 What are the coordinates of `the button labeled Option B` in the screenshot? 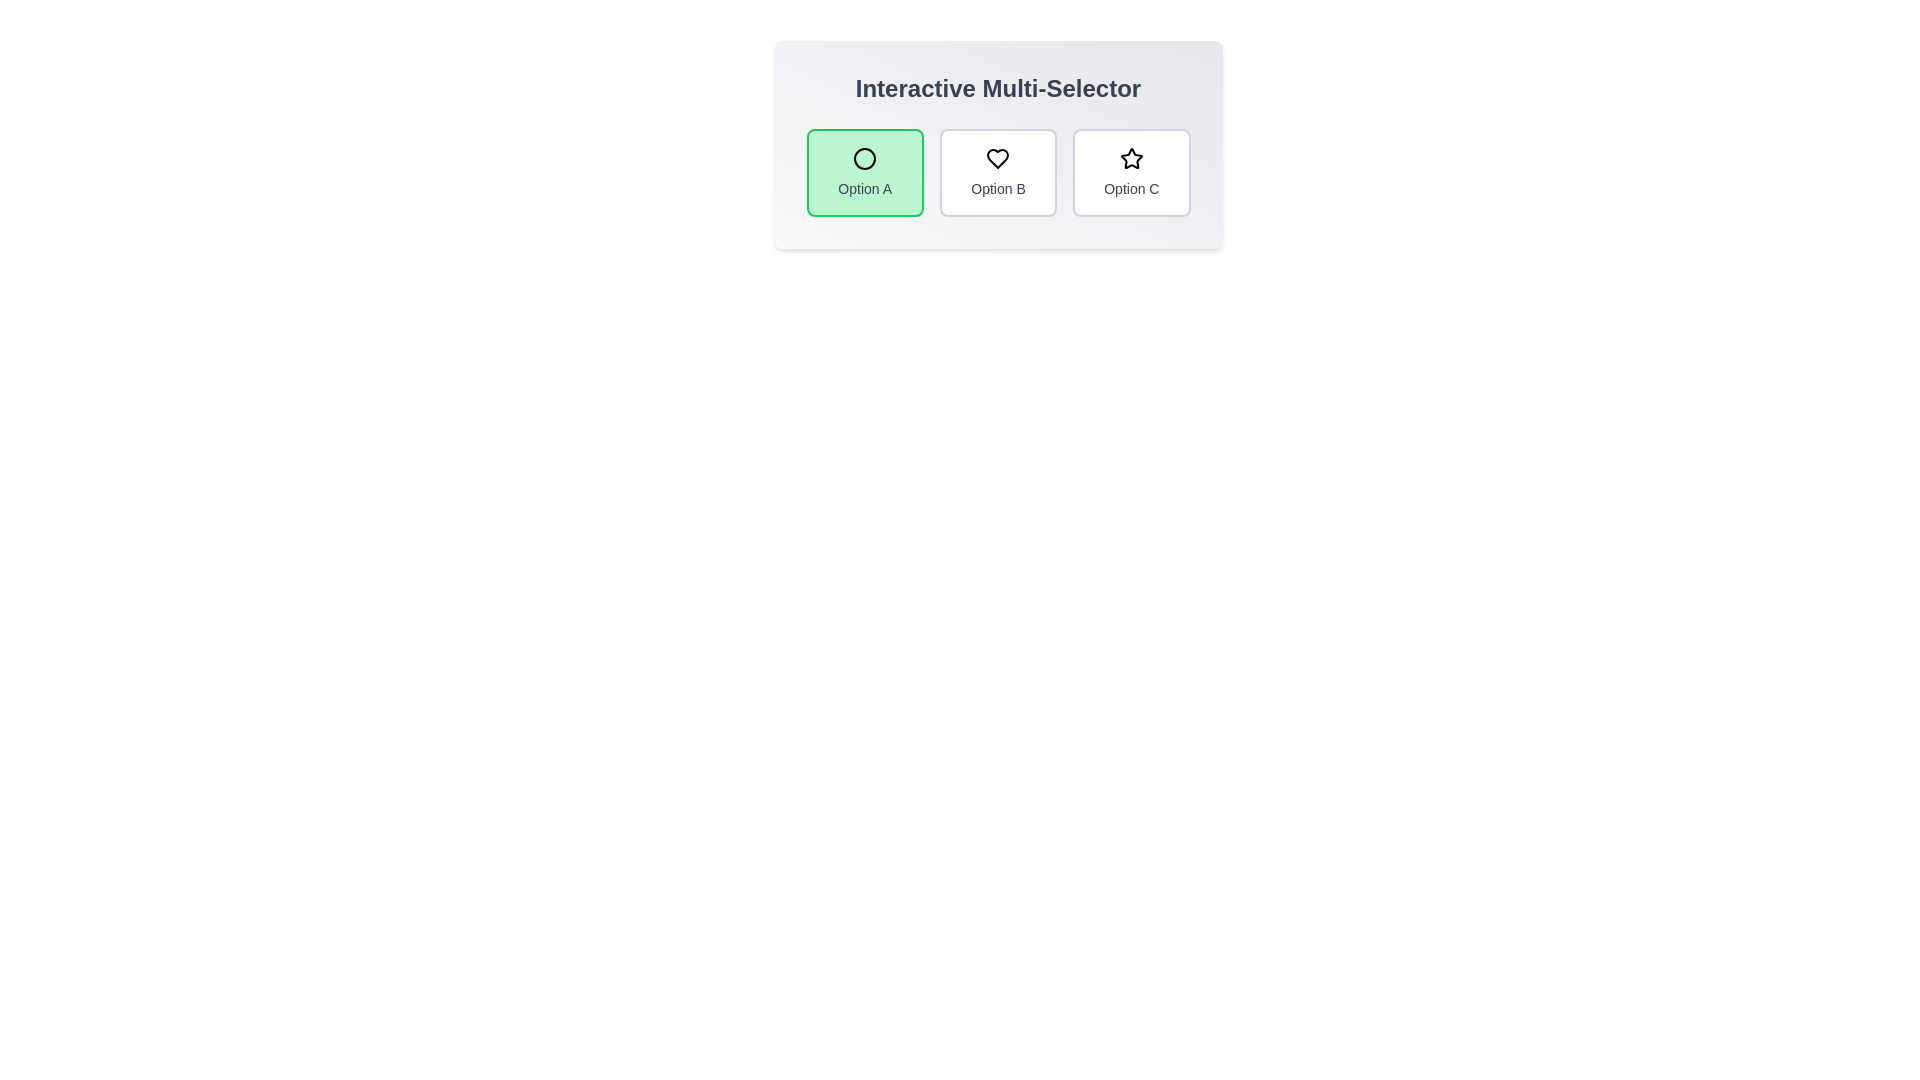 It's located at (998, 172).